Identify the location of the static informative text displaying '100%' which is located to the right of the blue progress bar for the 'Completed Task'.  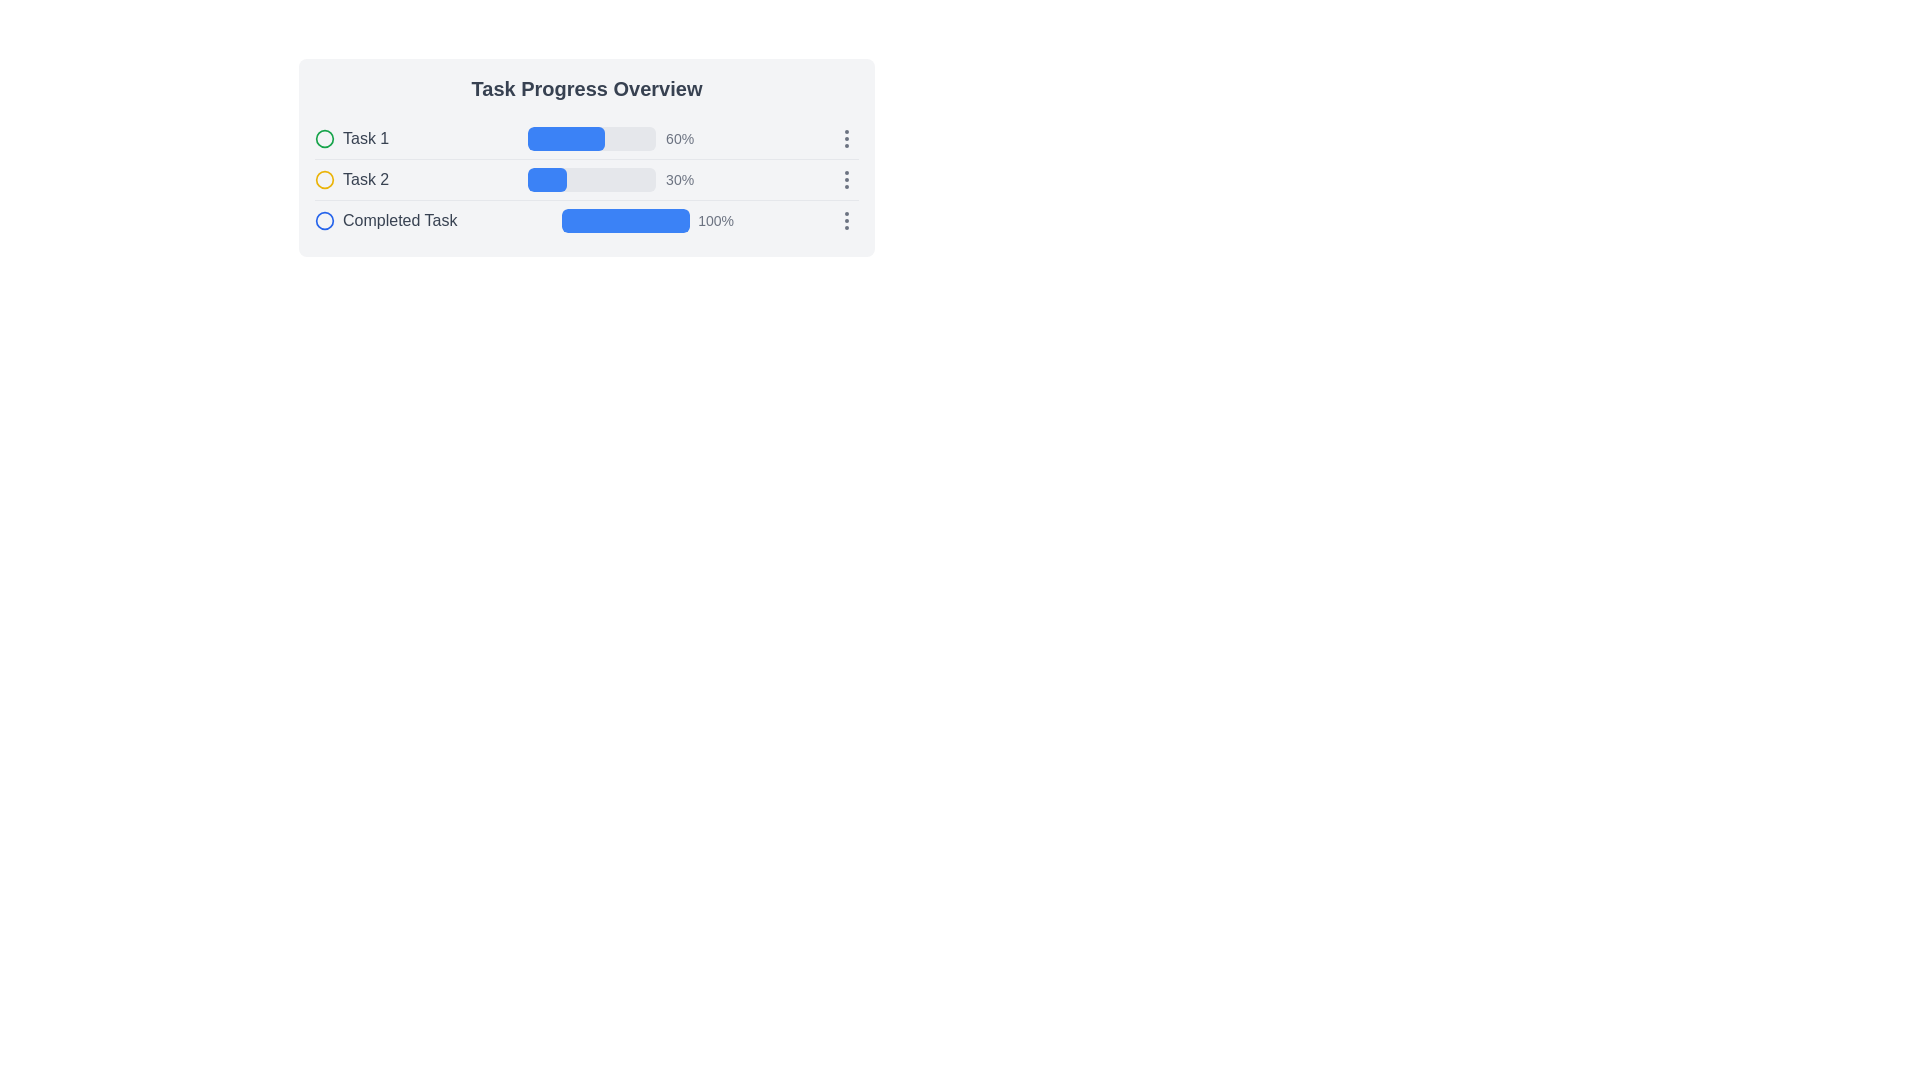
(714, 220).